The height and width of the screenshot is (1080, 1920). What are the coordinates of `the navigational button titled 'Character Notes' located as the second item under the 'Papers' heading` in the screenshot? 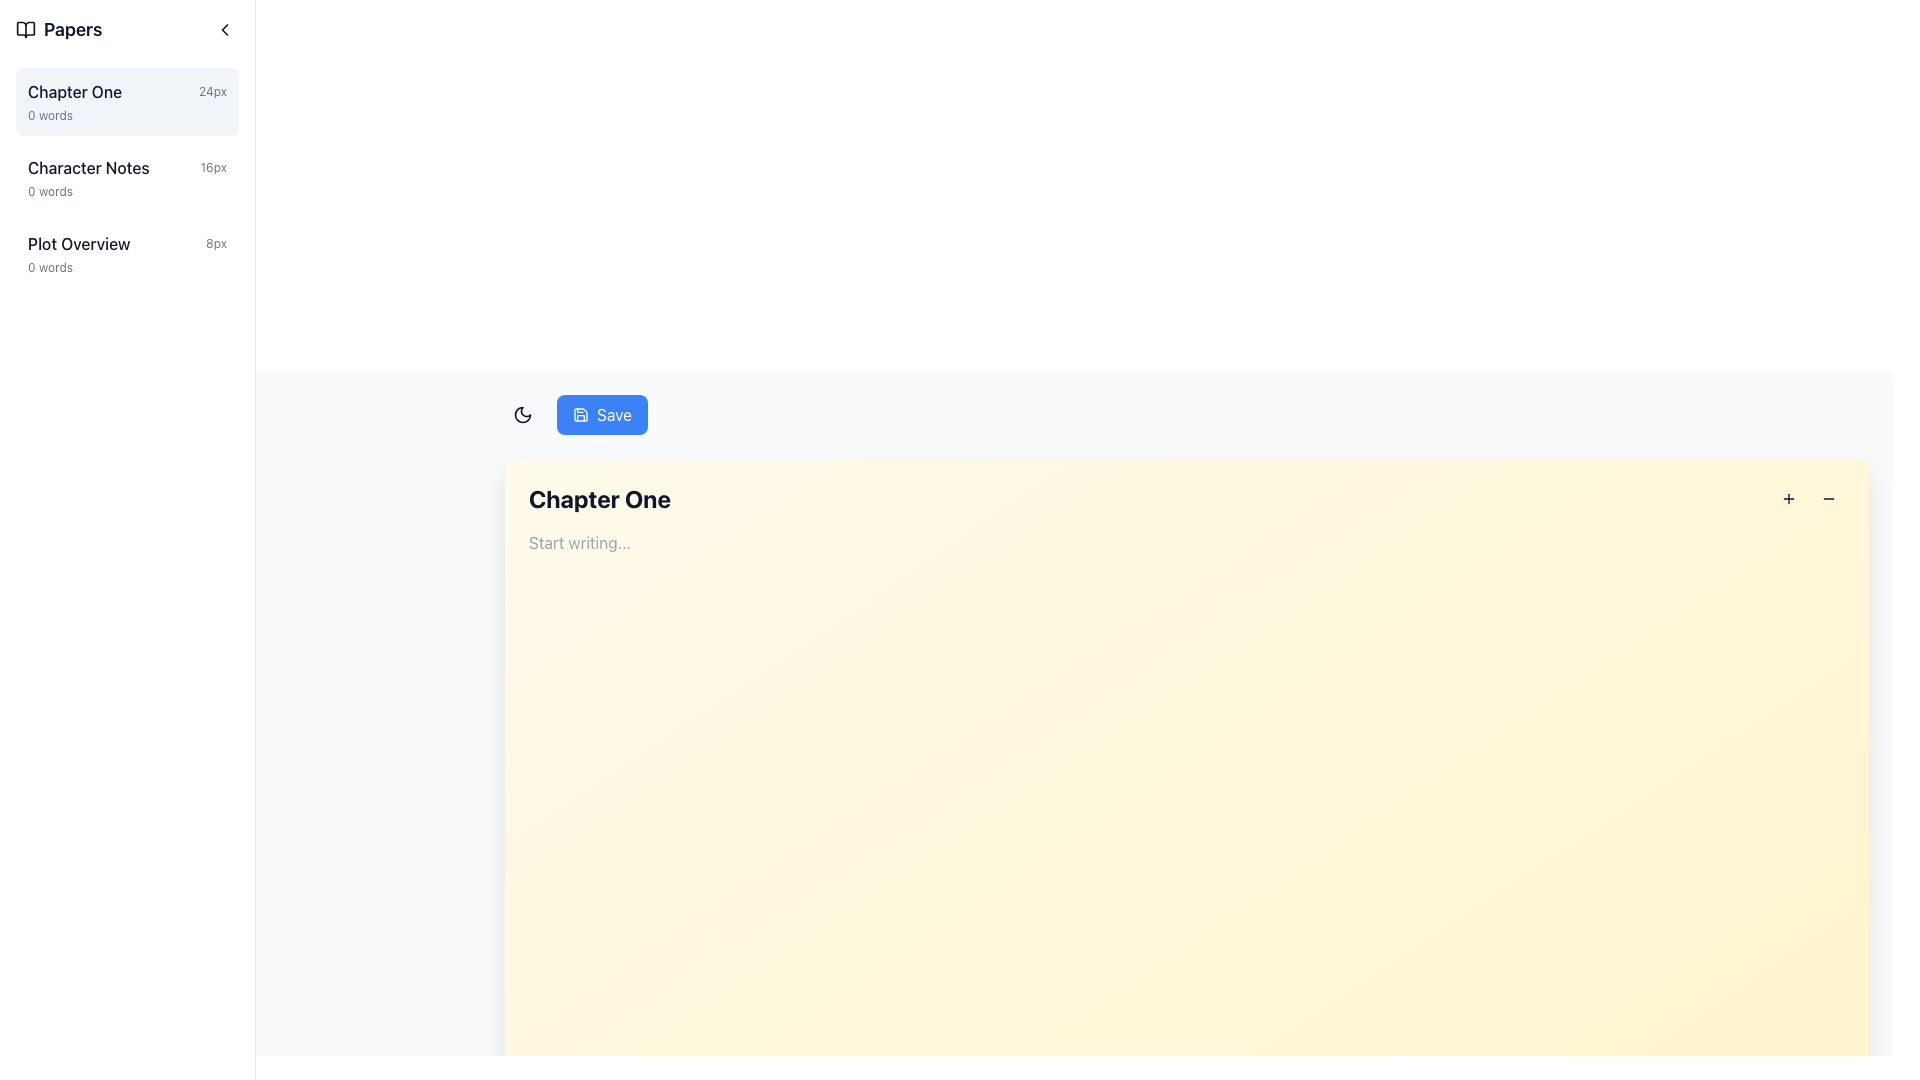 It's located at (126, 176).